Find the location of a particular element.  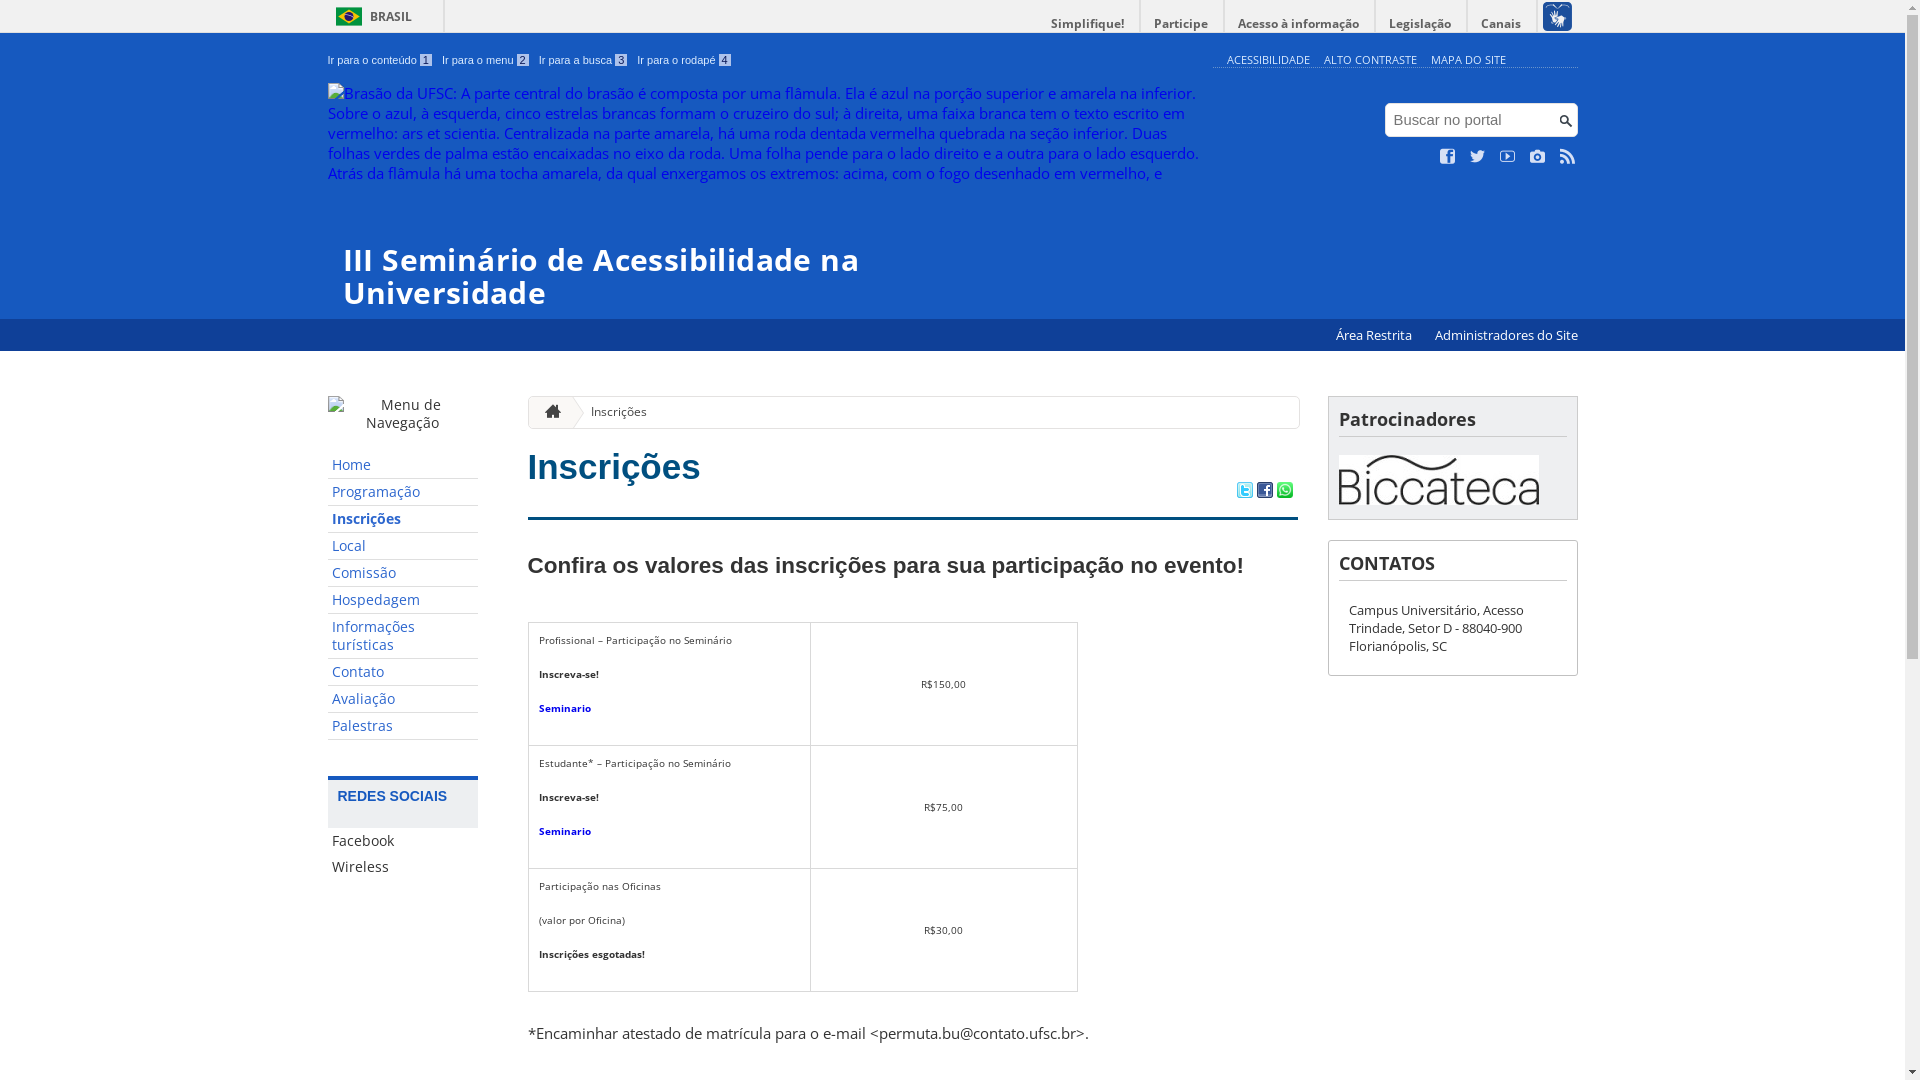

'Administradores do Site' is located at coordinates (1505, 334).